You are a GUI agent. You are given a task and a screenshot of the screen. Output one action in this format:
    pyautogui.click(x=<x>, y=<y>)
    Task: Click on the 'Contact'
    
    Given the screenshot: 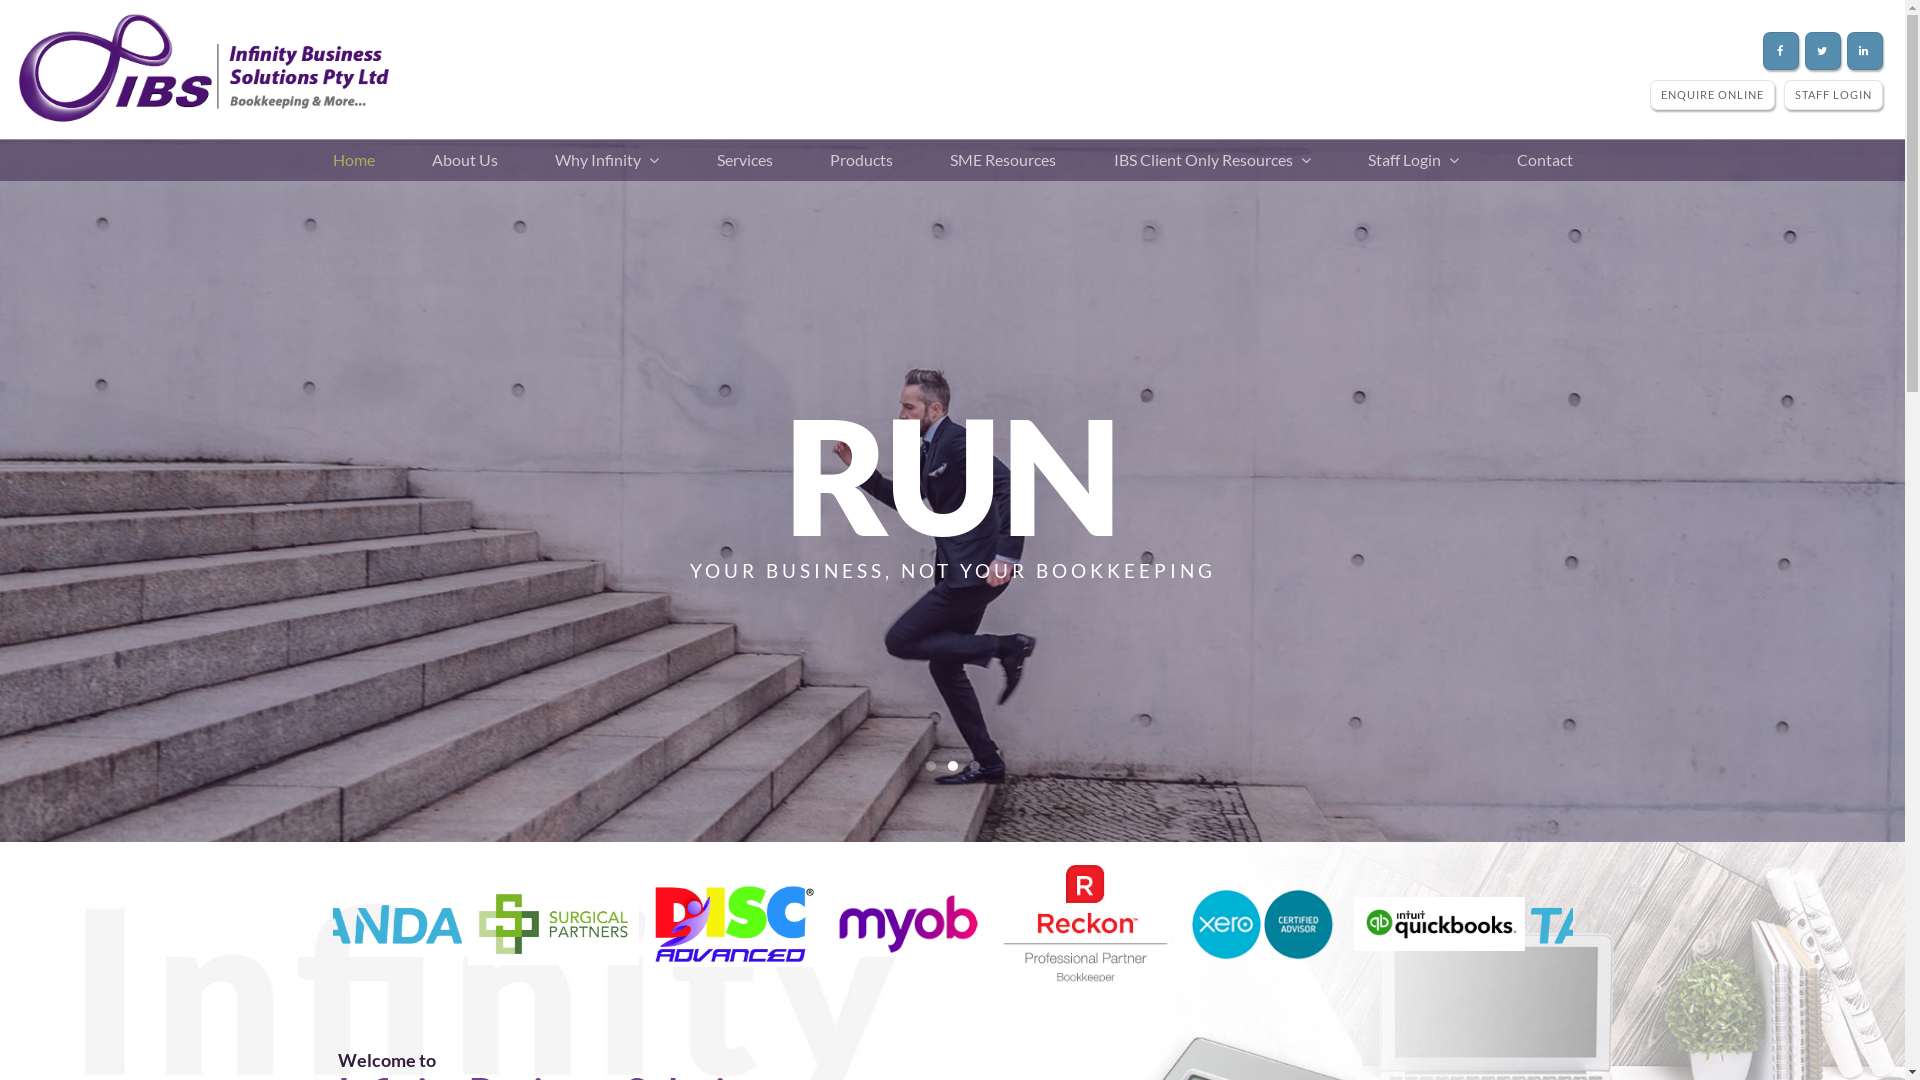 What is the action you would take?
    pyautogui.click(x=1543, y=158)
    